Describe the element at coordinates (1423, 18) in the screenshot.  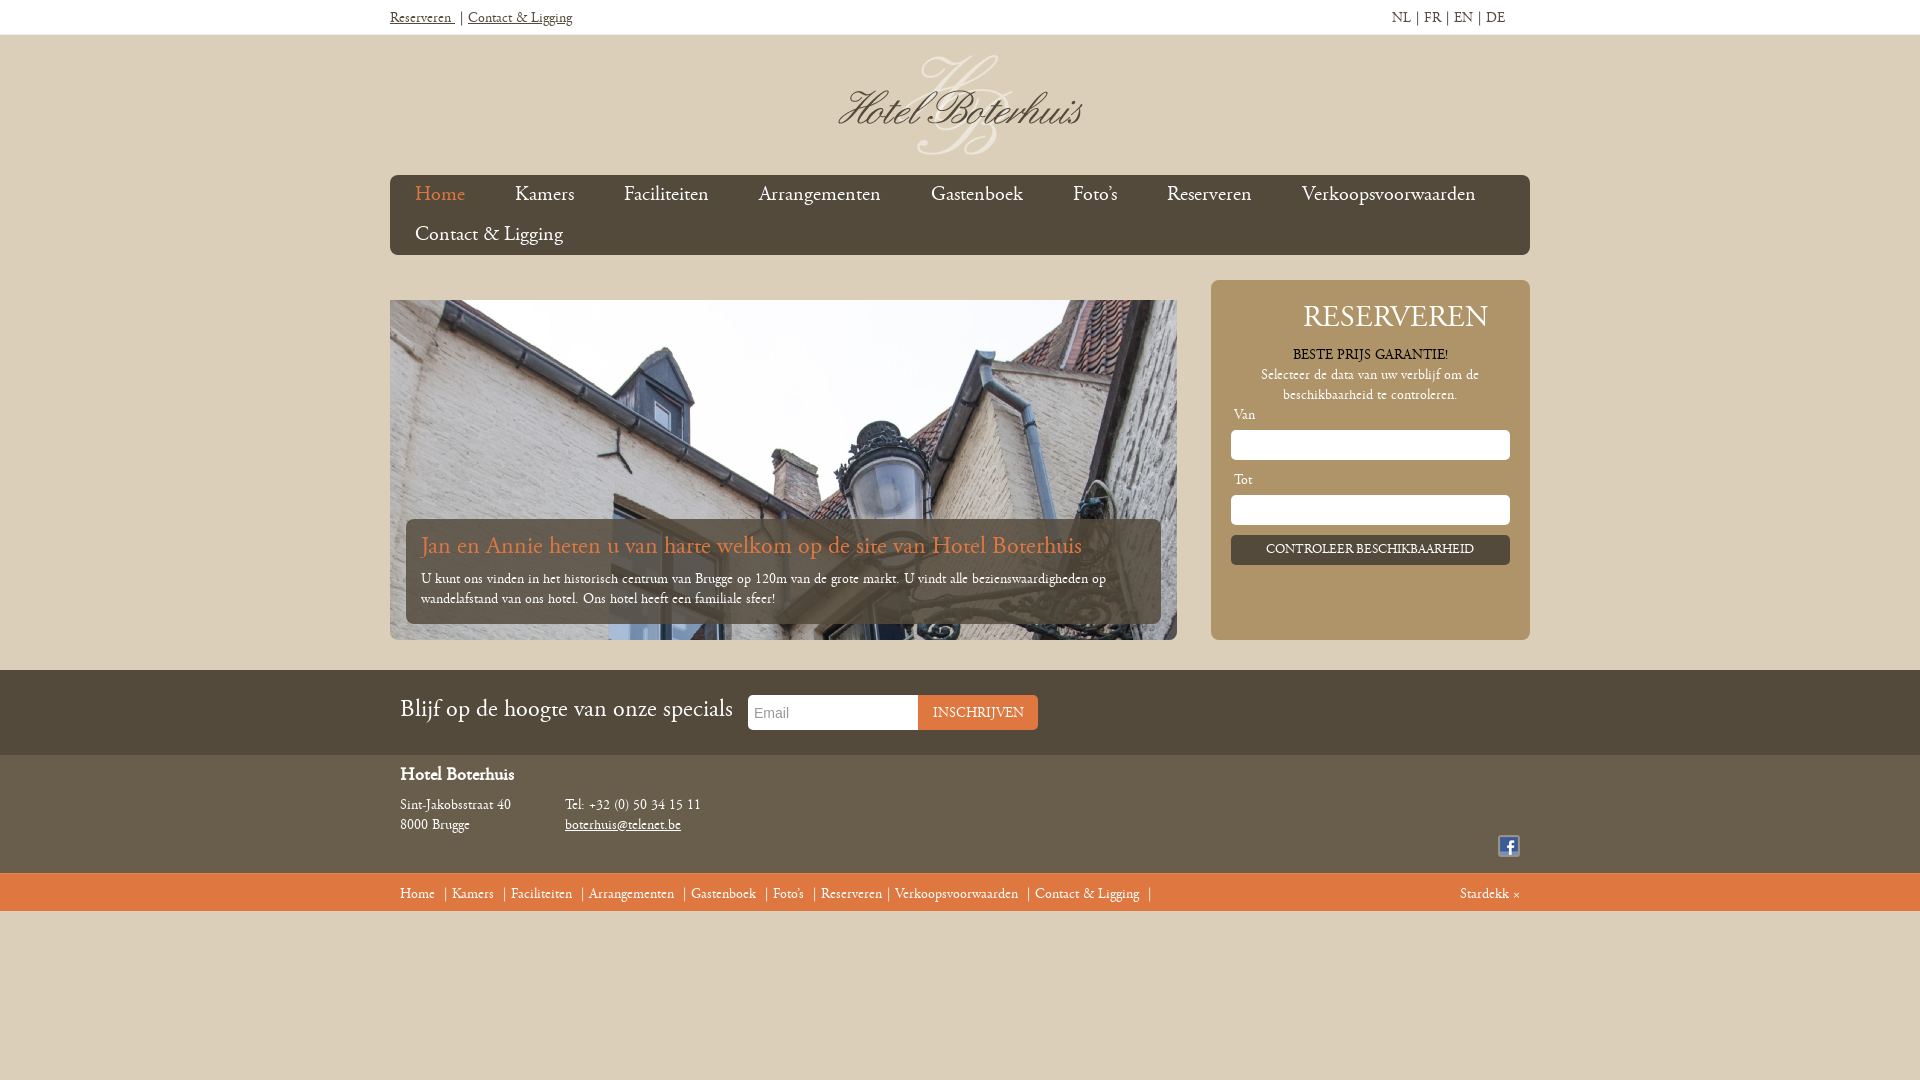
I see `'FR'` at that location.